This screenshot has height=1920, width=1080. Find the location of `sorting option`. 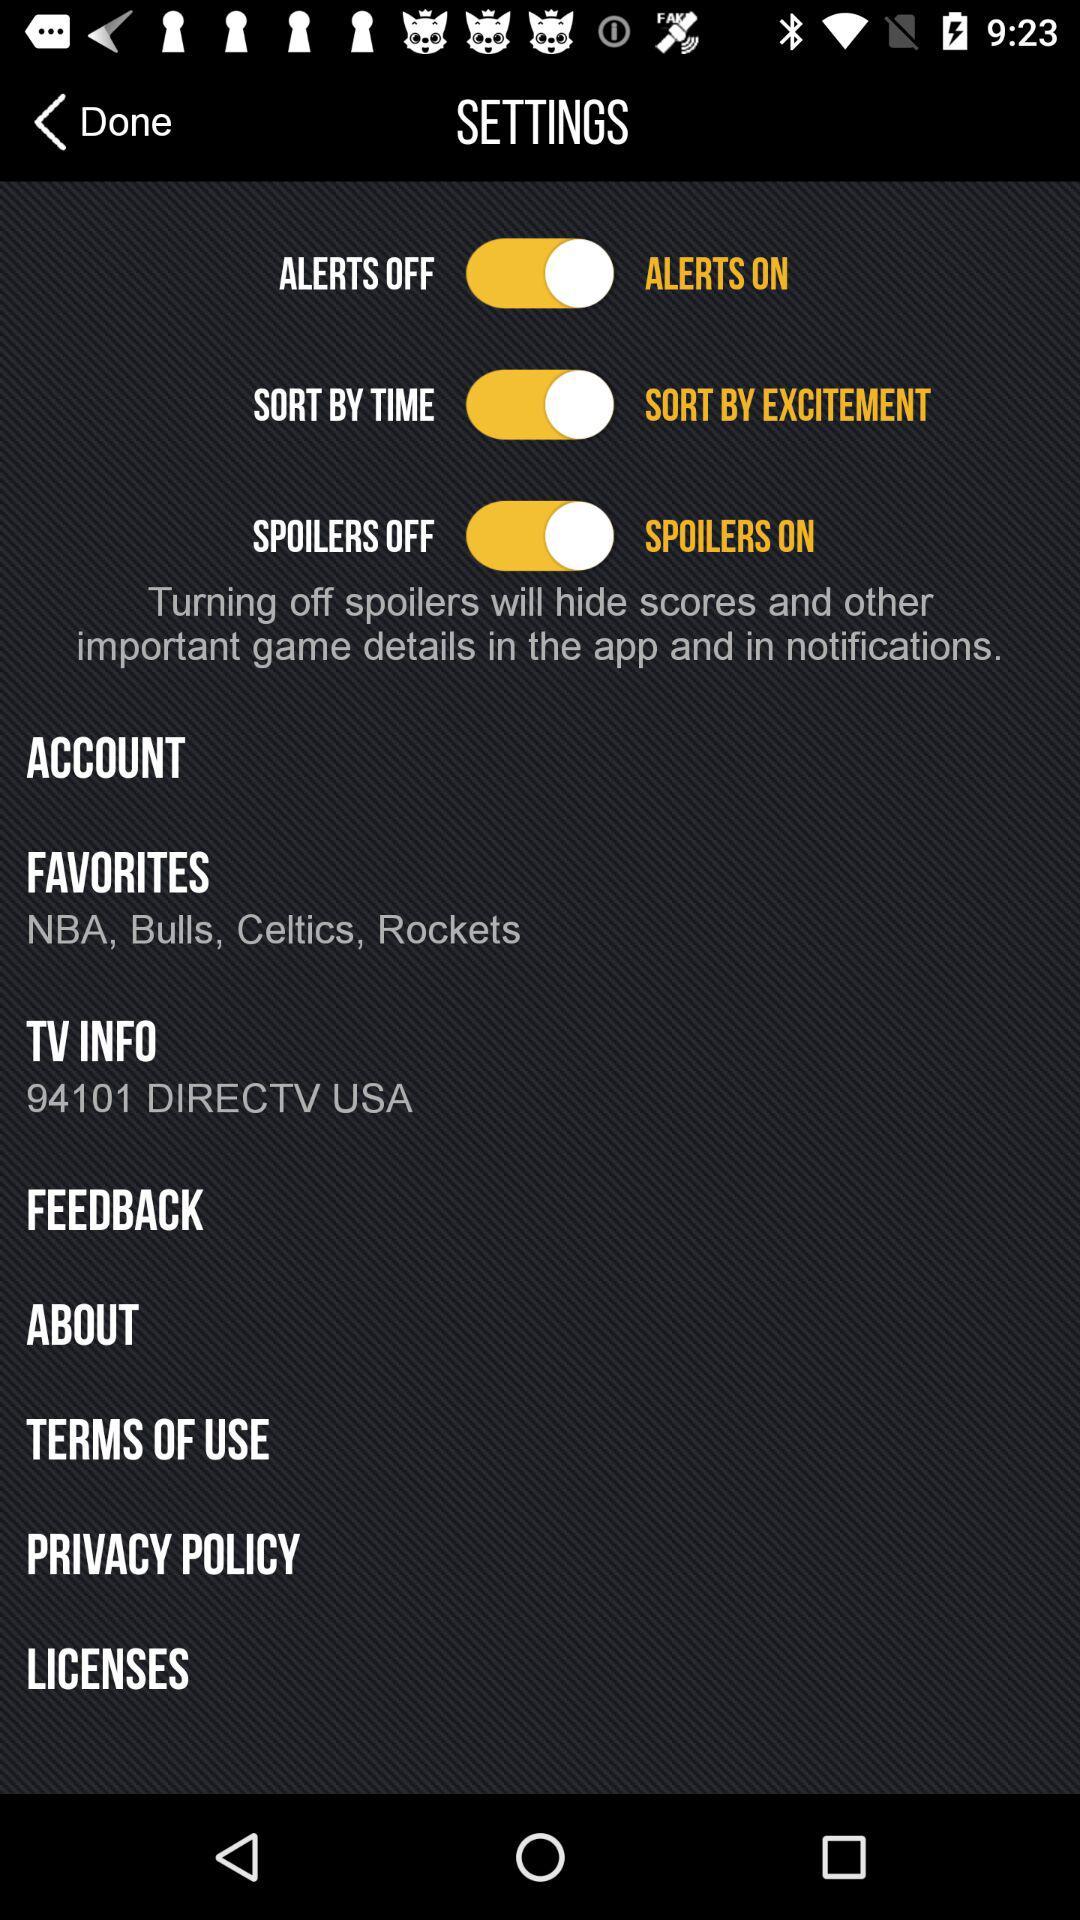

sorting option is located at coordinates (540, 403).